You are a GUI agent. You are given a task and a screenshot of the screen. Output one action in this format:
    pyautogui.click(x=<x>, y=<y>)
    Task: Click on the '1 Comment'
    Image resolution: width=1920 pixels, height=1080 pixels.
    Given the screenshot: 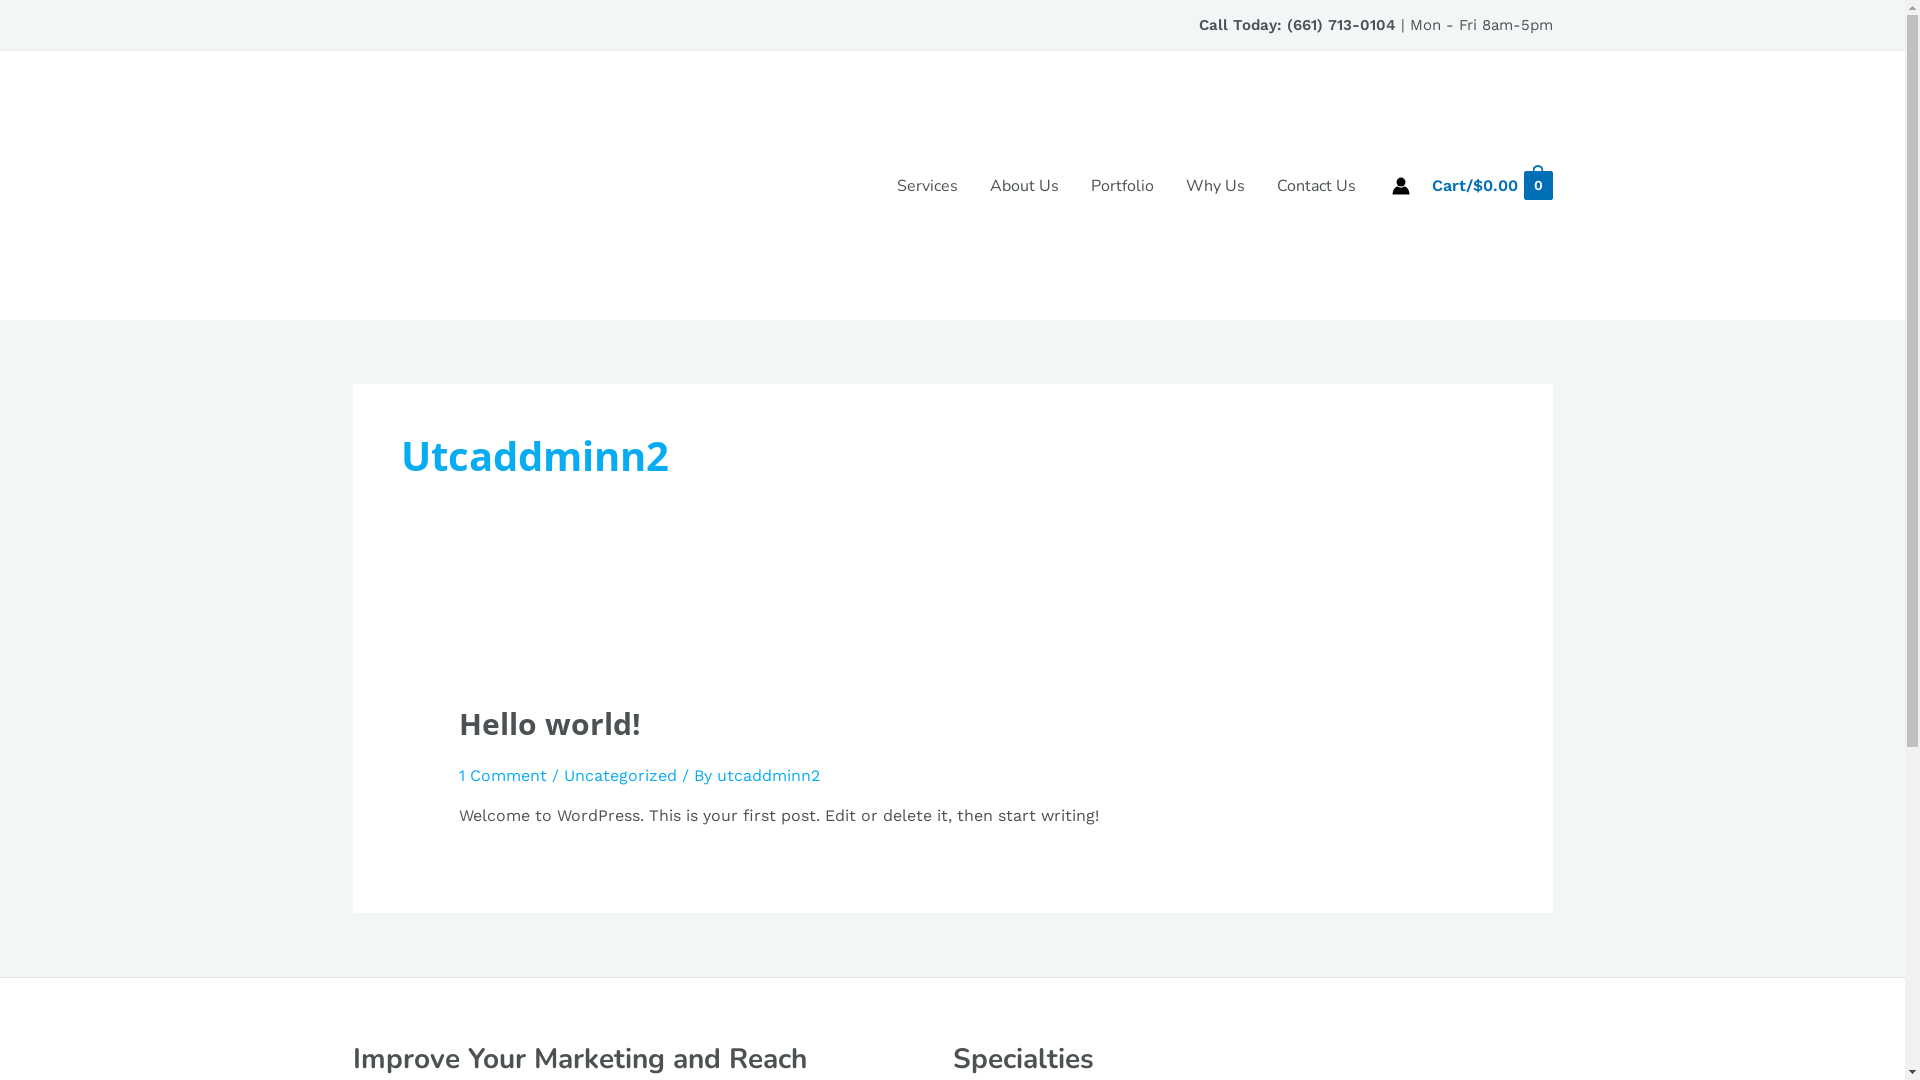 What is the action you would take?
    pyautogui.click(x=458, y=774)
    